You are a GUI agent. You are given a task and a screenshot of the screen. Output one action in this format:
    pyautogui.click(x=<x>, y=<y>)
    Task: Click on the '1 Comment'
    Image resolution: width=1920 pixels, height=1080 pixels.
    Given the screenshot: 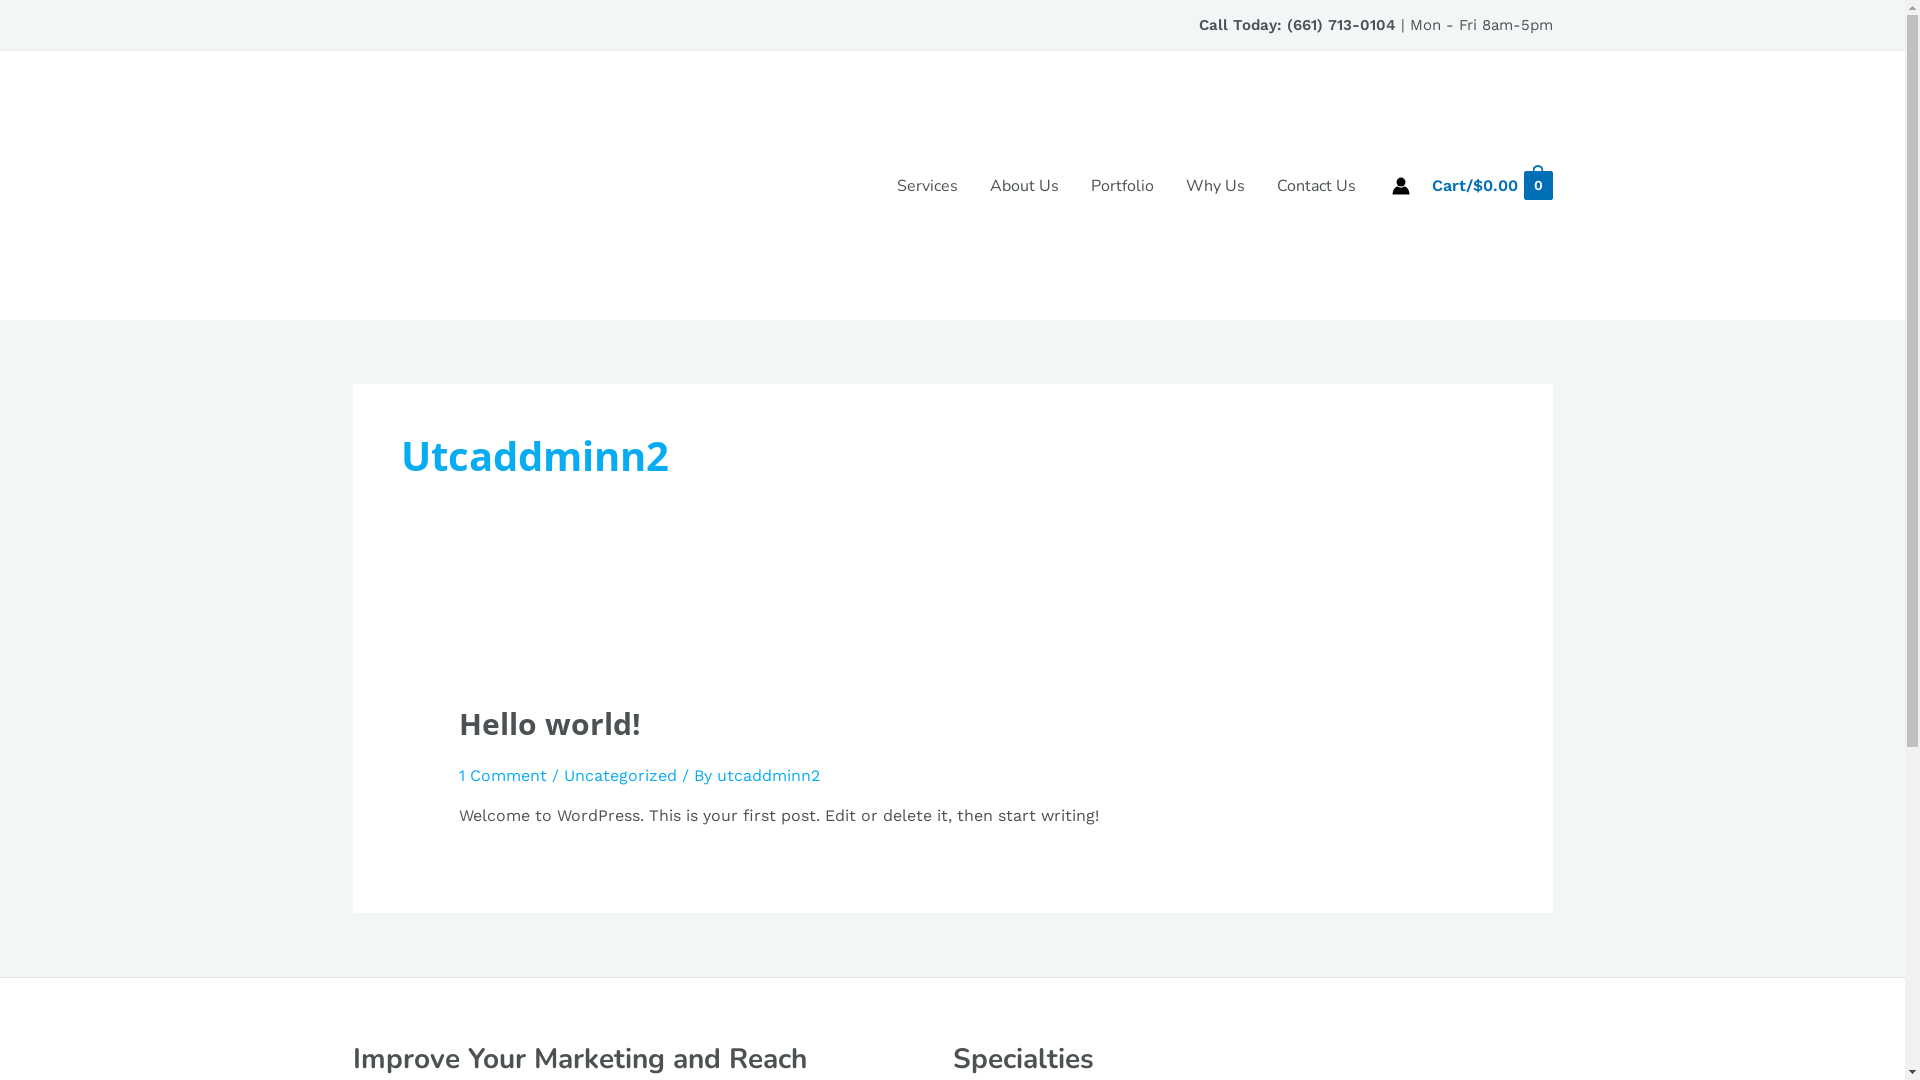 What is the action you would take?
    pyautogui.click(x=458, y=774)
    